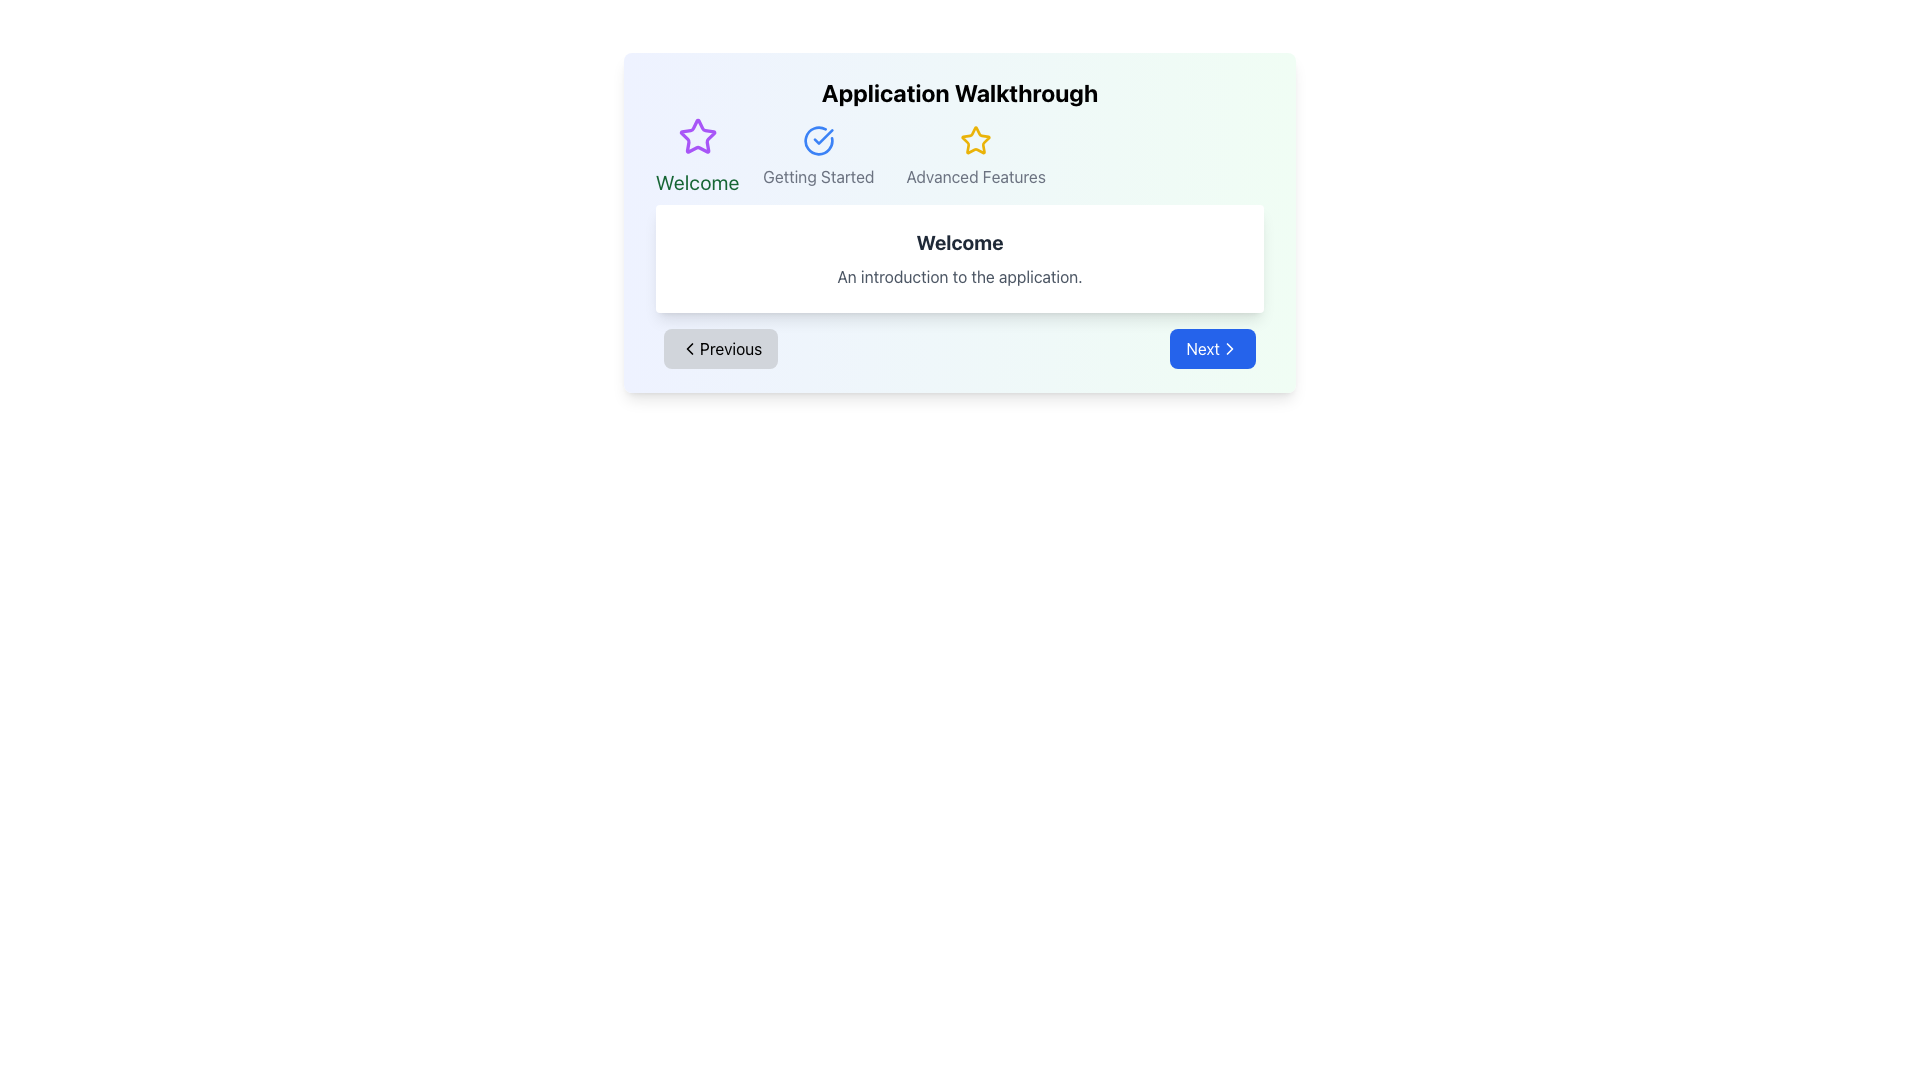 This screenshot has width=1920, height=1080. I want to click on the 'Advanced Features' element, which is the third item in a horizontal group, so click(976, 156).